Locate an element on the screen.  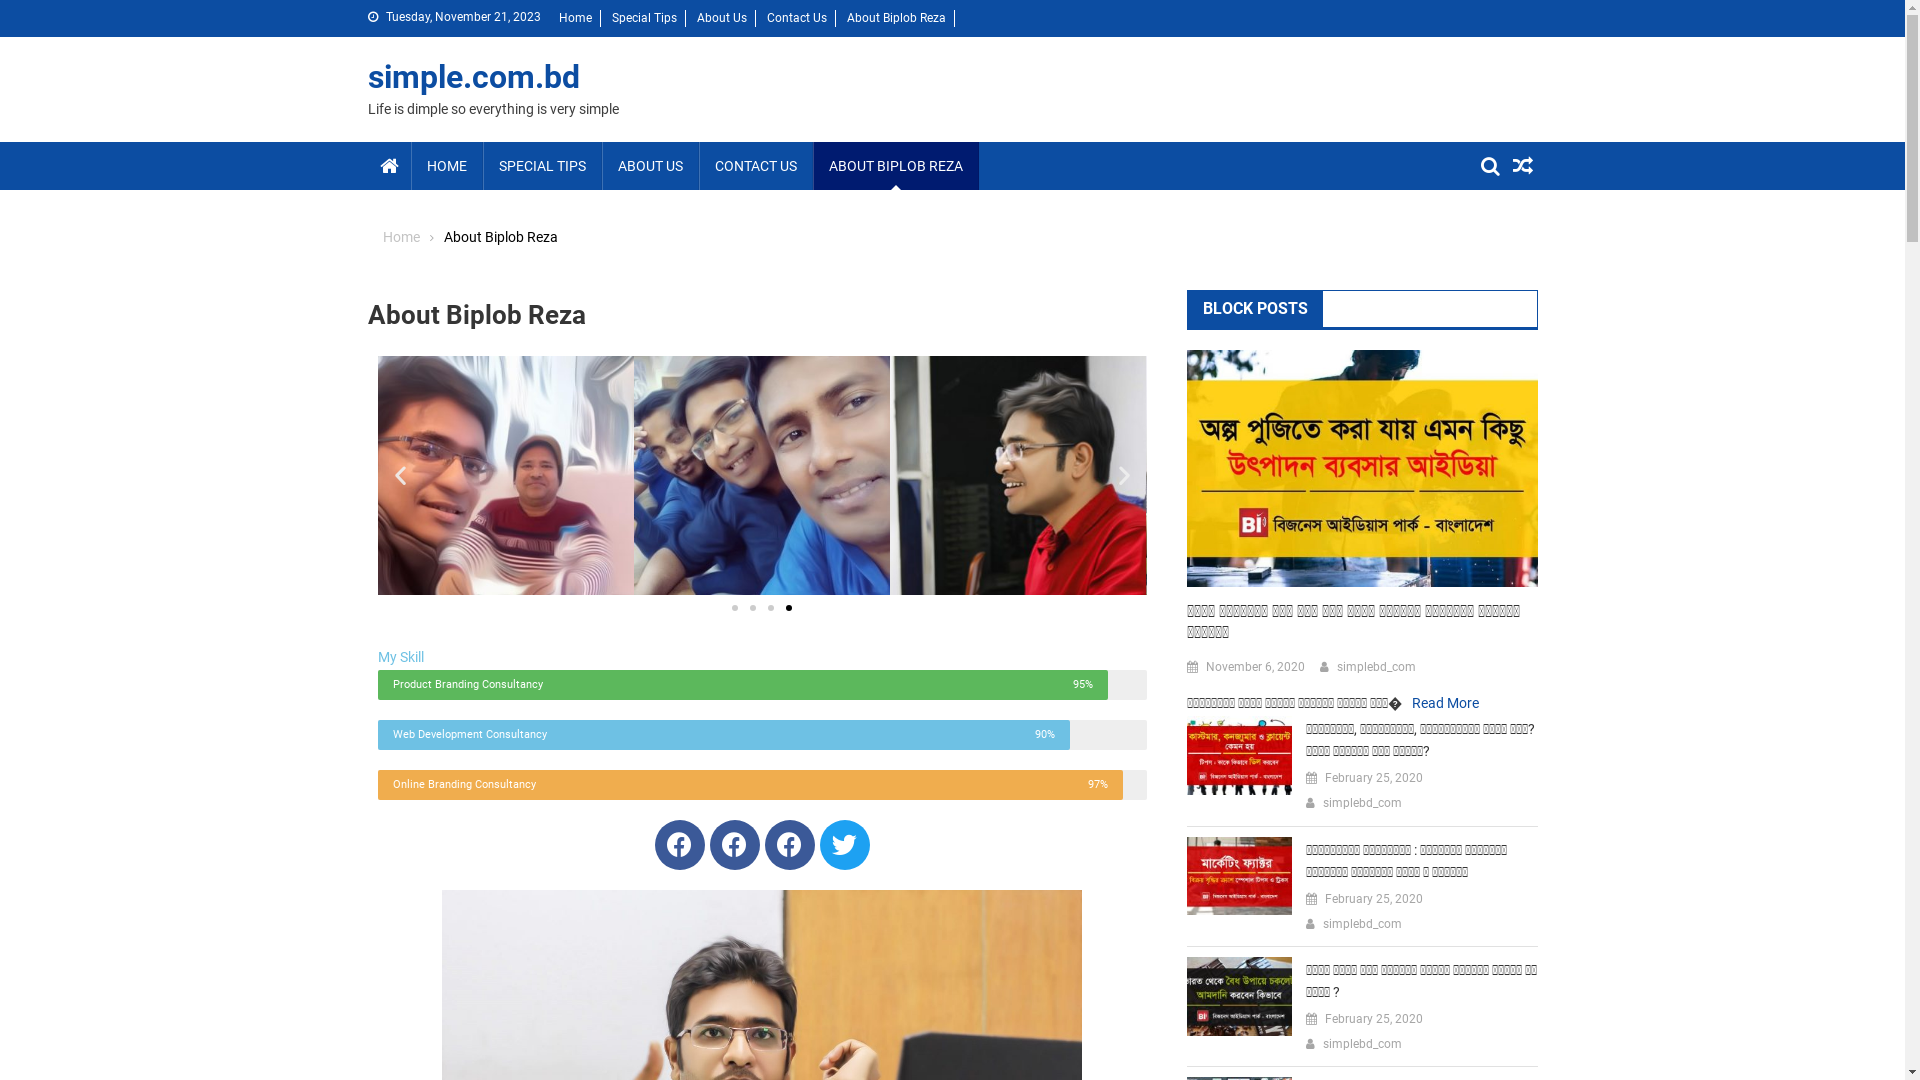
'CONTACT US' is located at coordinates (753, 164).